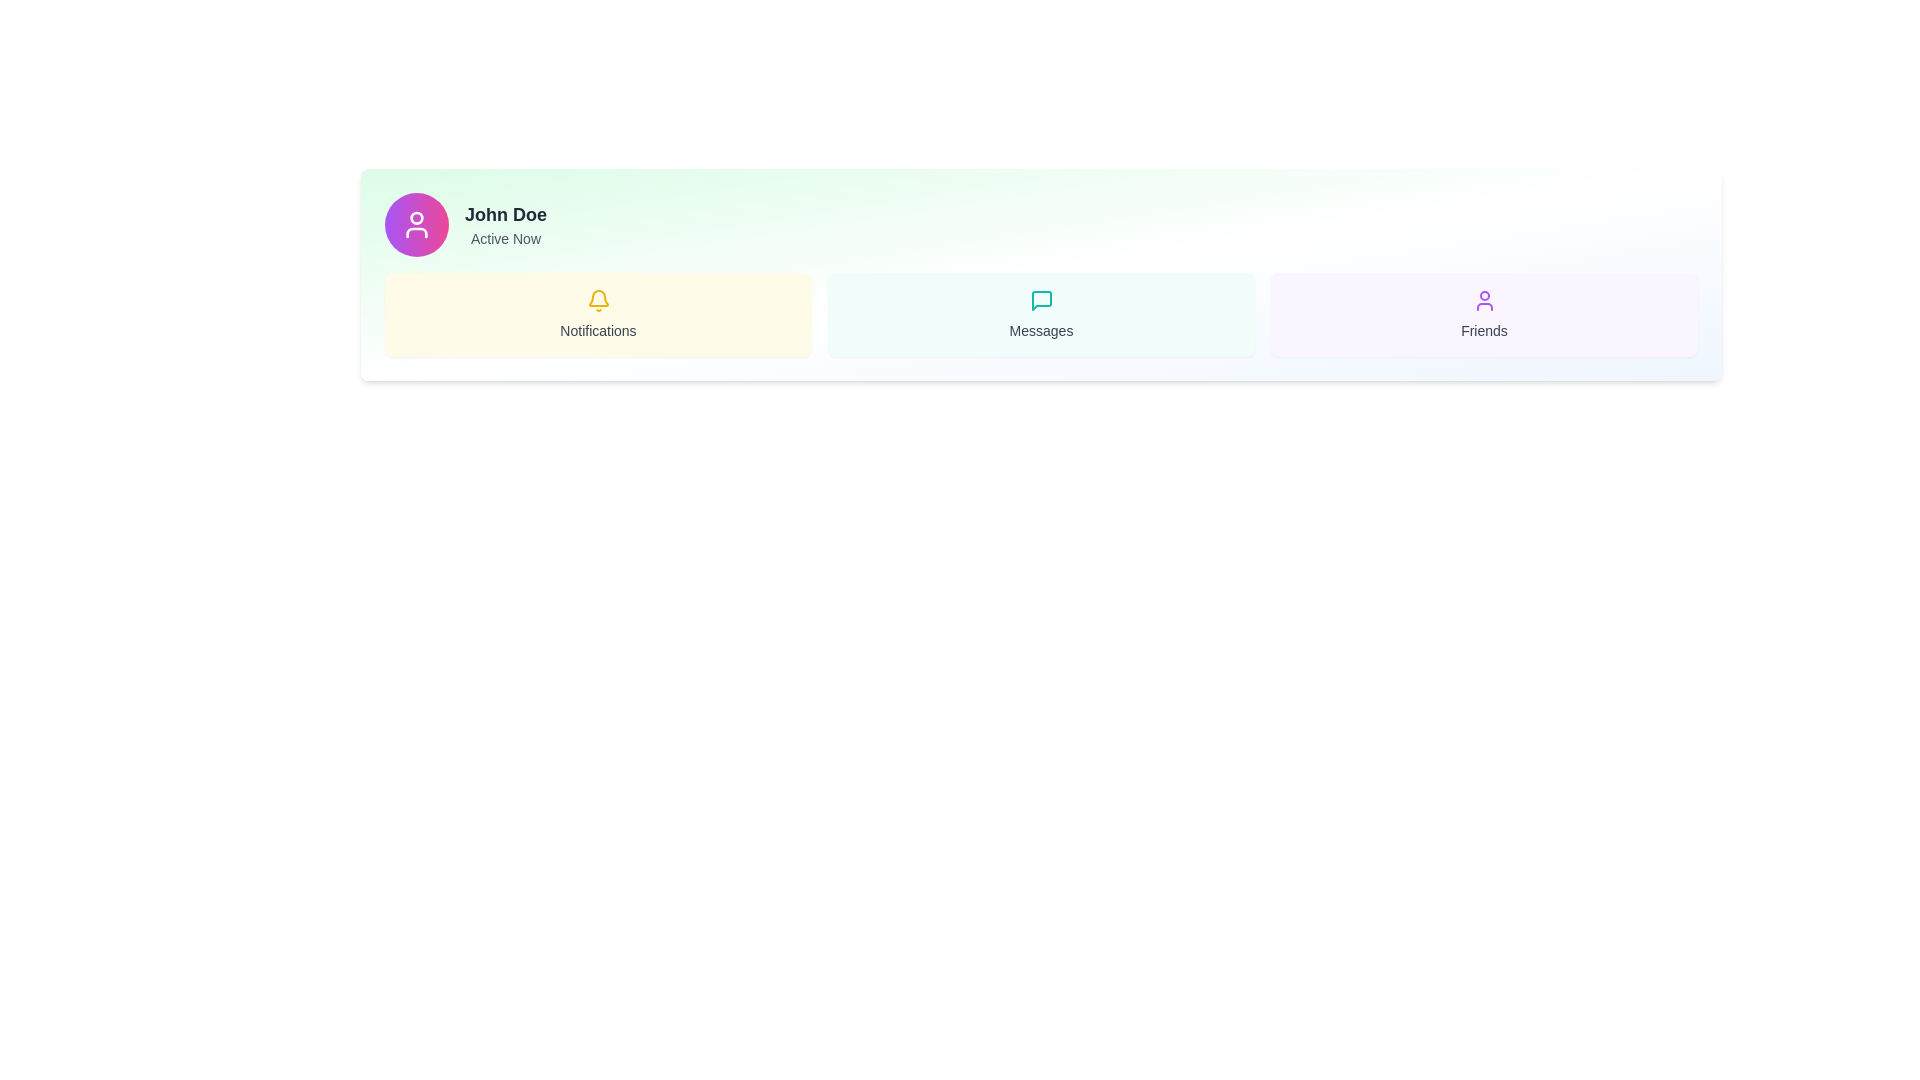 Image resolution: width=1920 pixels, height=1080 pixels. I want to click on the Profile Picture, which is a circular icon with a gradient background transitioning from purple to pink, containing a white line art of a user silhouette in its center, located on the far left of the interface, so click(416, 224).